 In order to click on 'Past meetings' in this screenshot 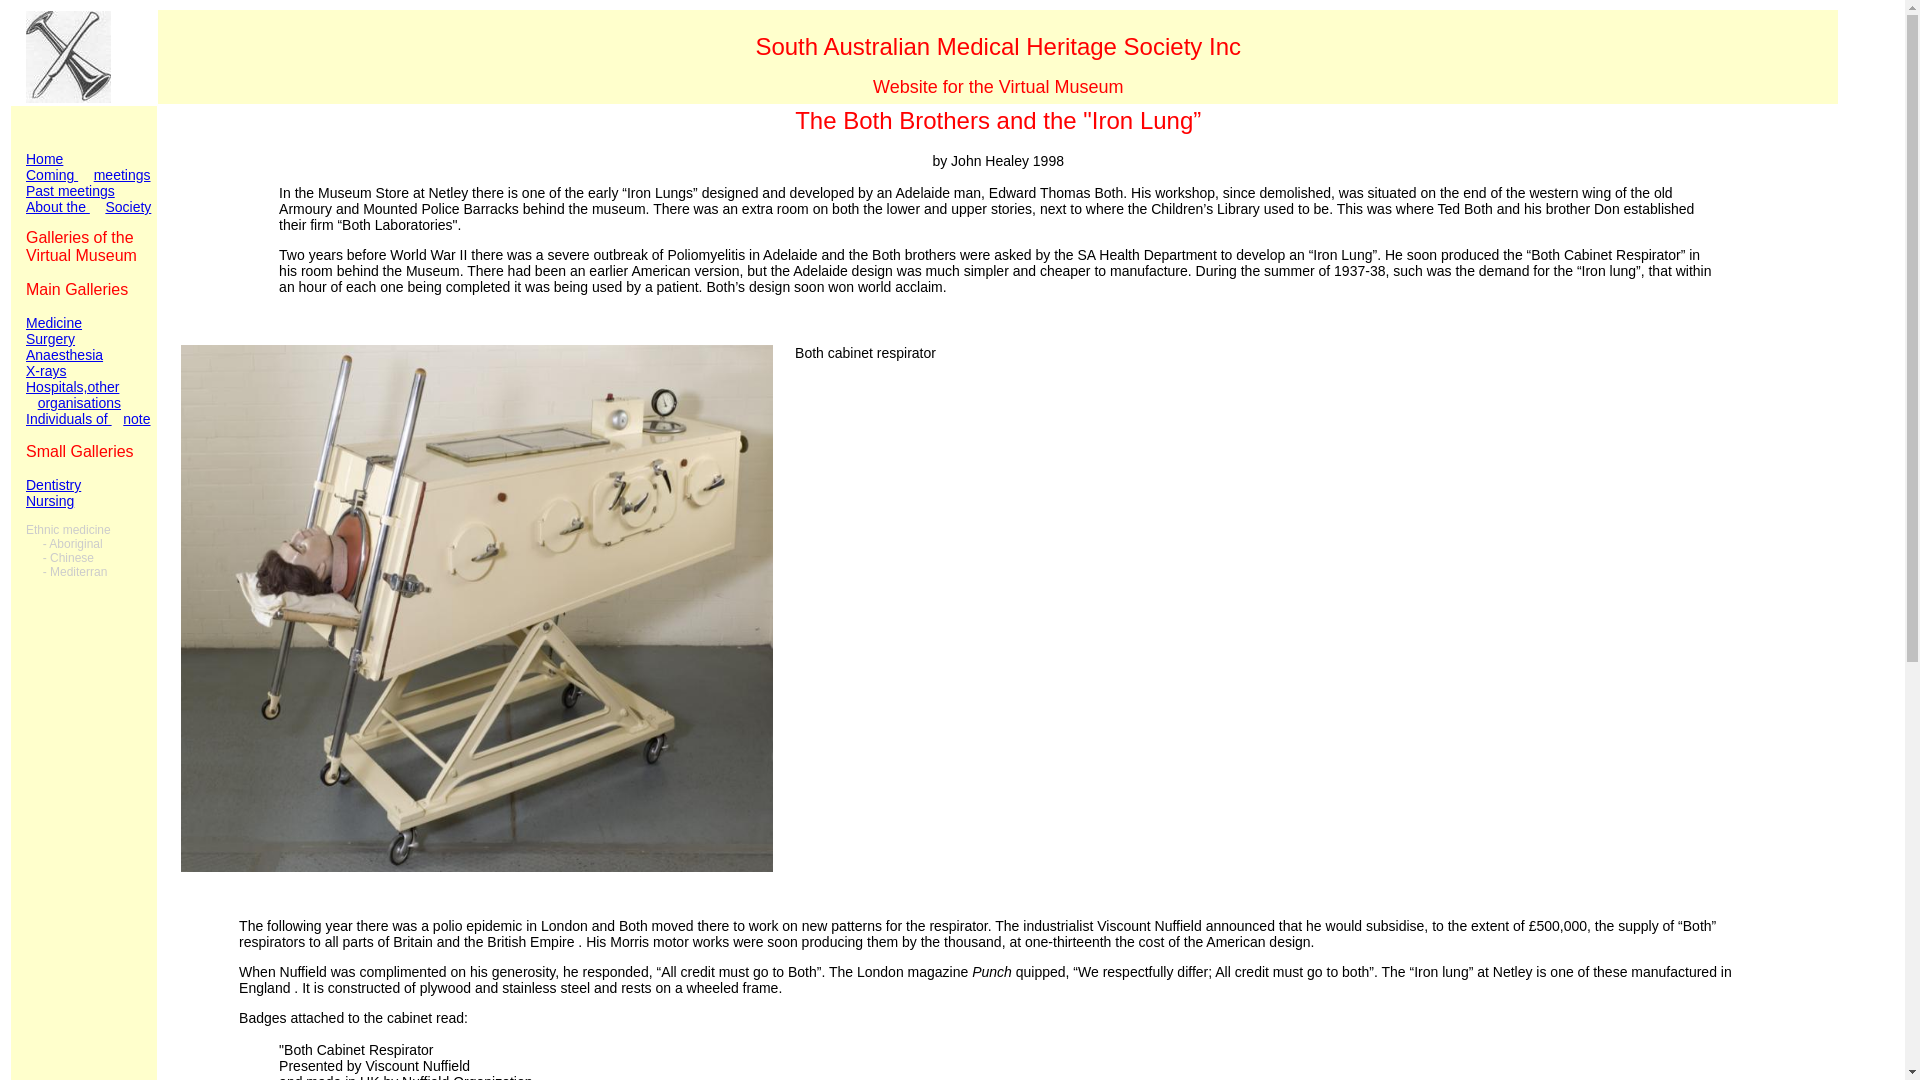, I will do `click(87, 199)`.